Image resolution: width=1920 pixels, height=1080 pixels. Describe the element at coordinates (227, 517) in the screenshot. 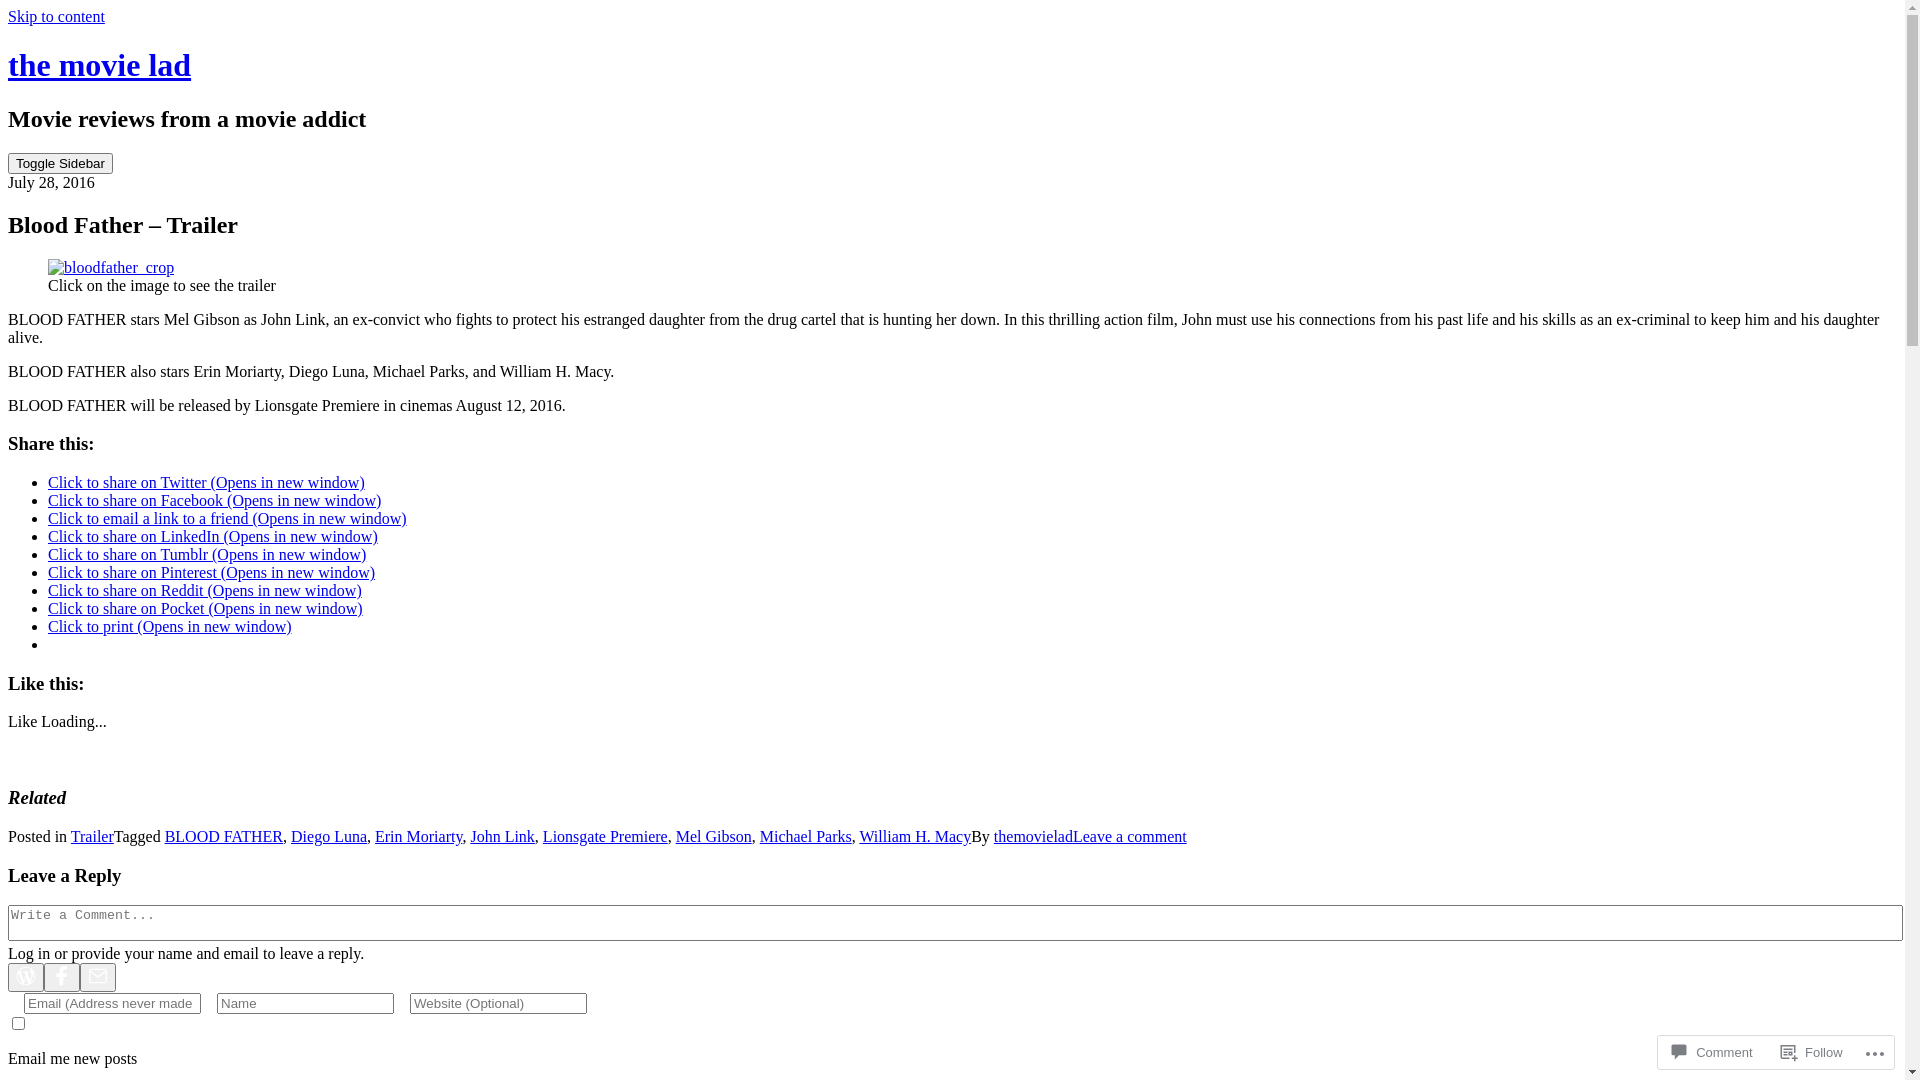

I see `'Click to email a link to a friend (Opens in new window)'` at that location.